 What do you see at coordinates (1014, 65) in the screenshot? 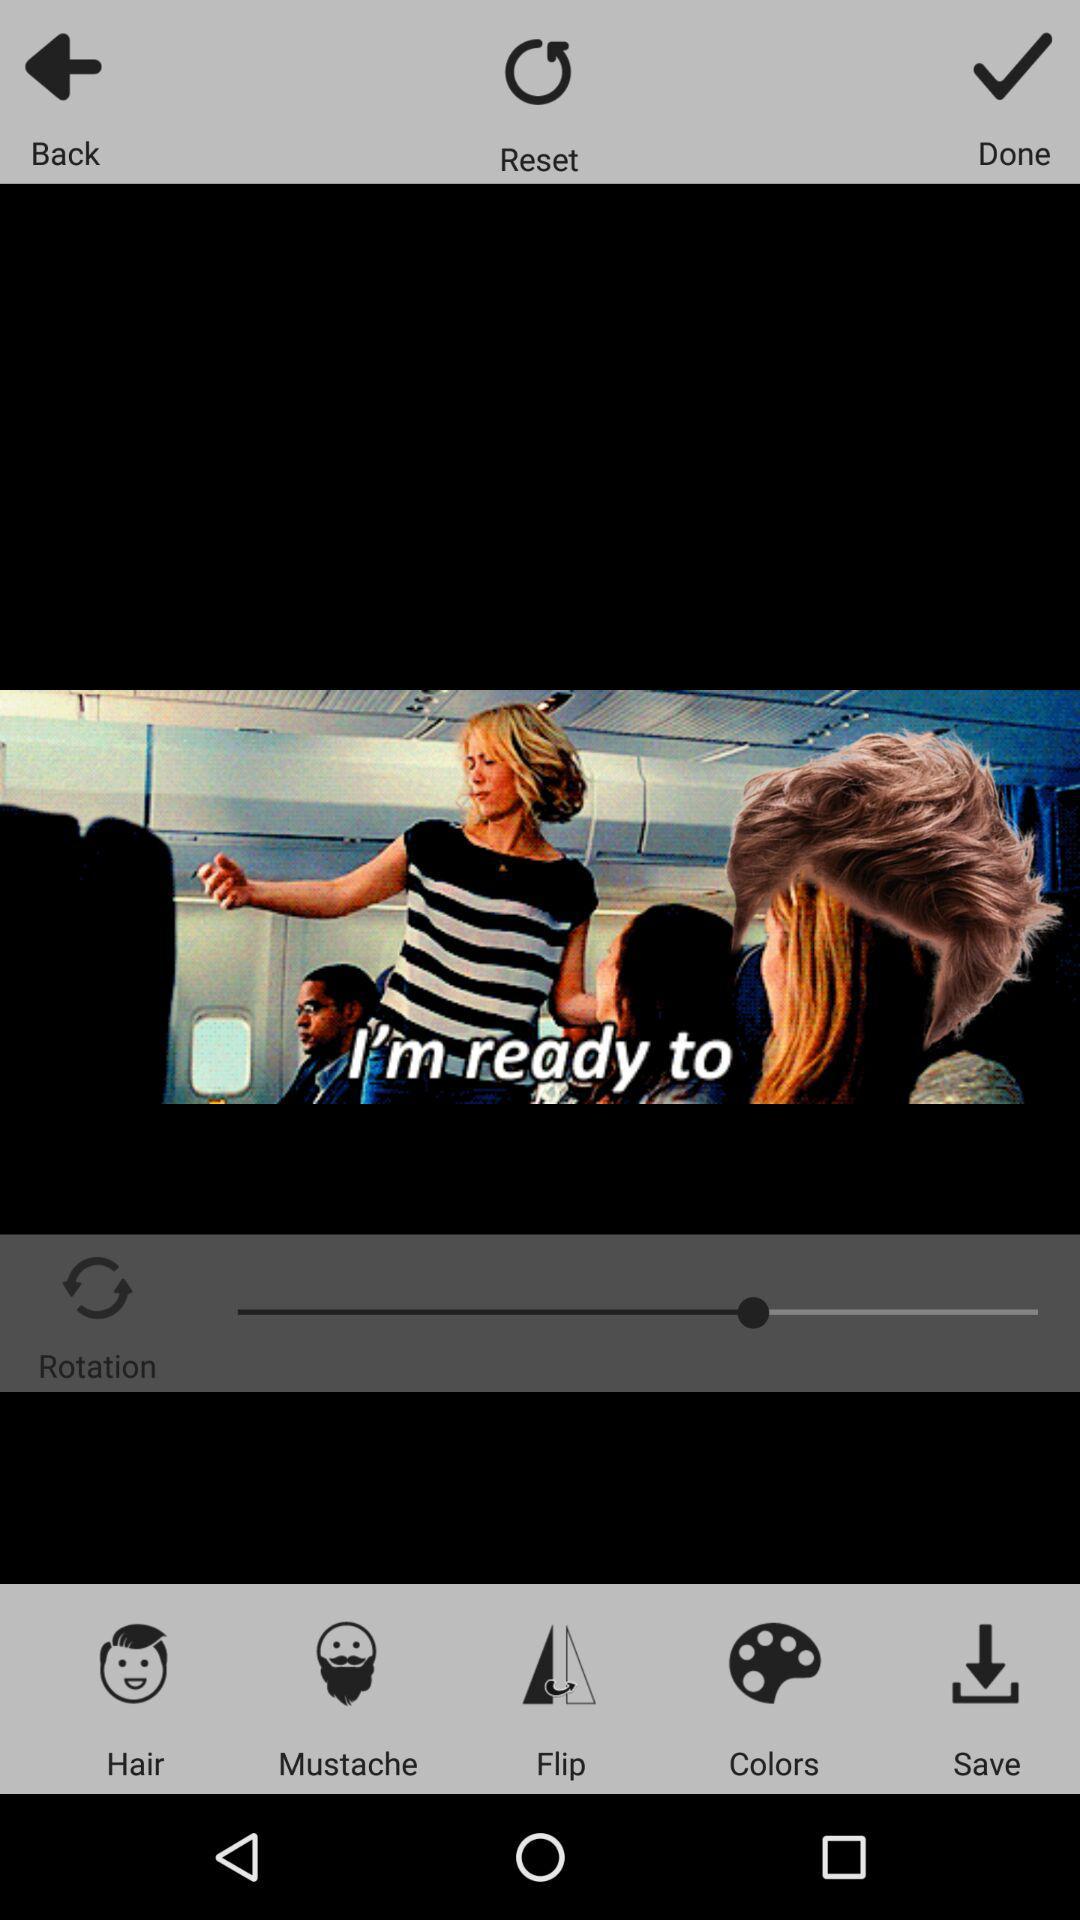
I see `confirm done` at bounding box center [1014, 65].